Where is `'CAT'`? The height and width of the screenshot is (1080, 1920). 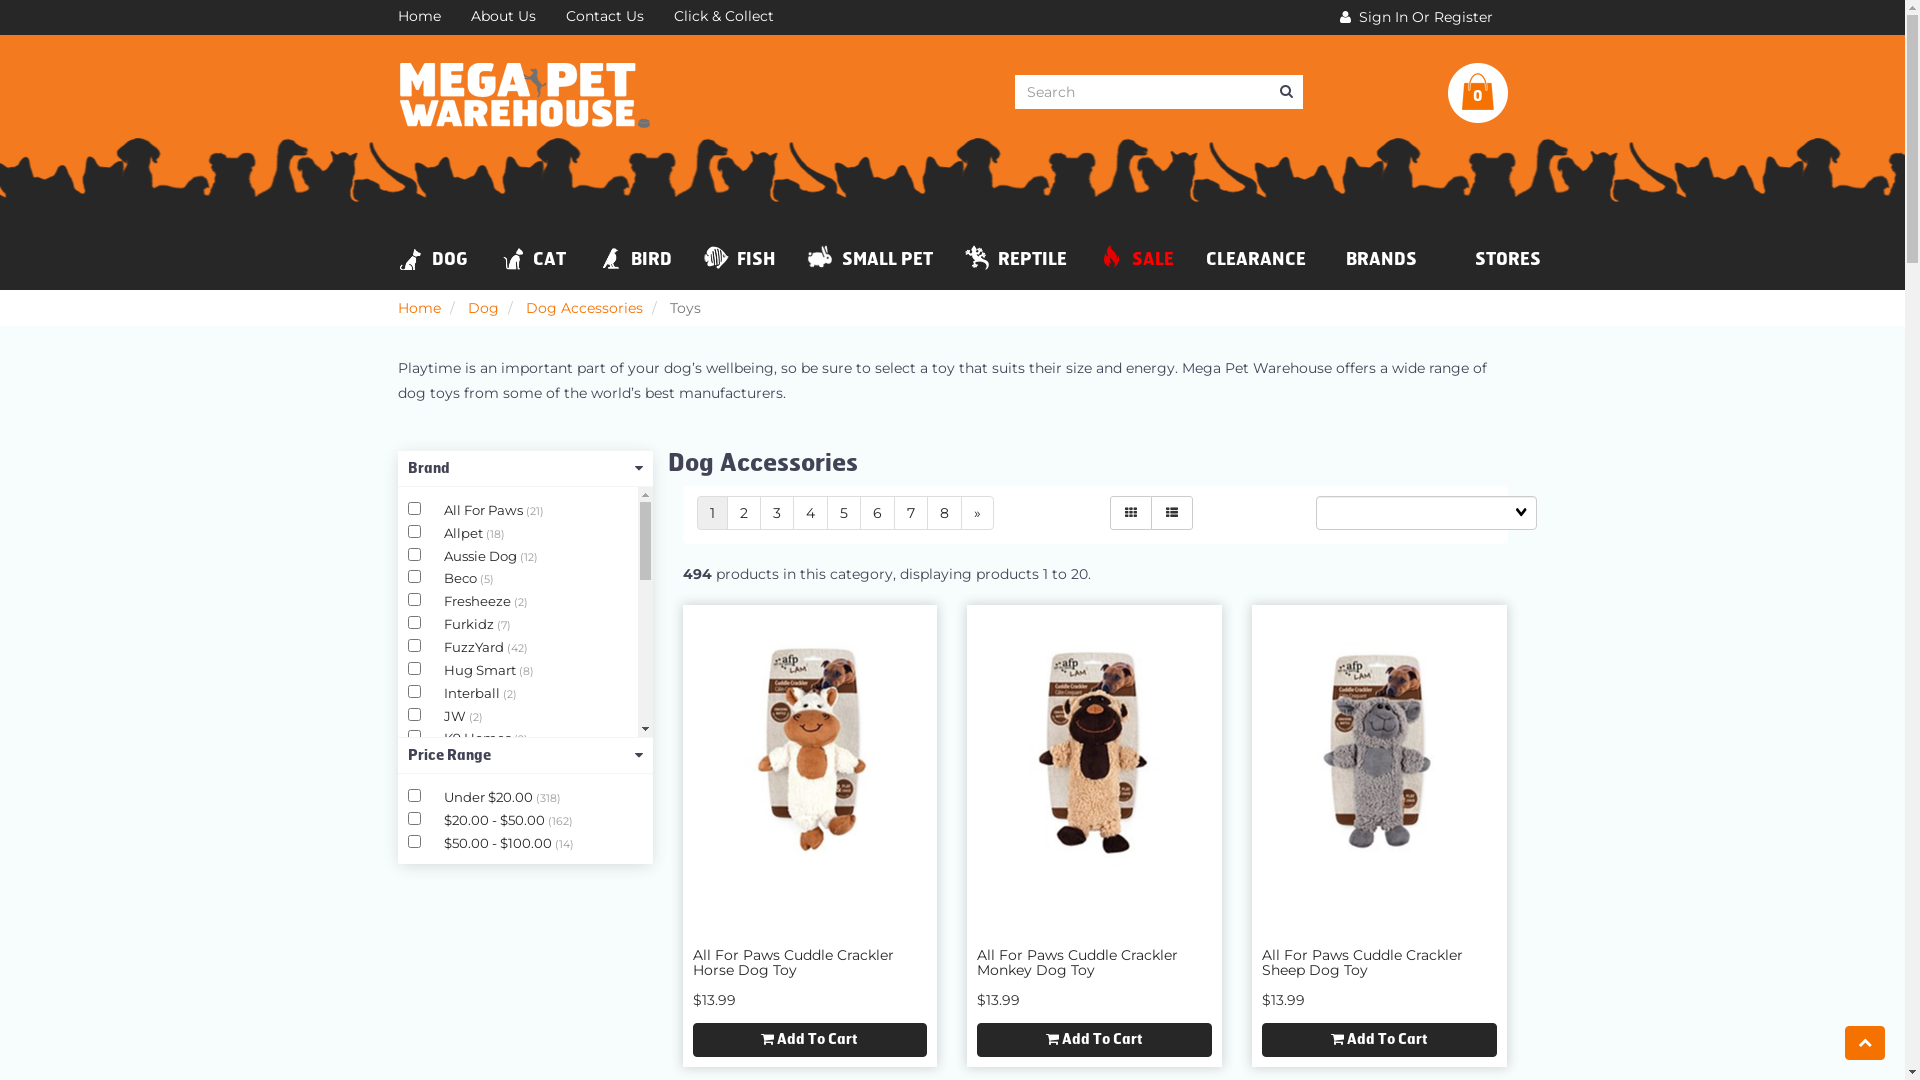
'CAT' is located at coordinates (532, 258).